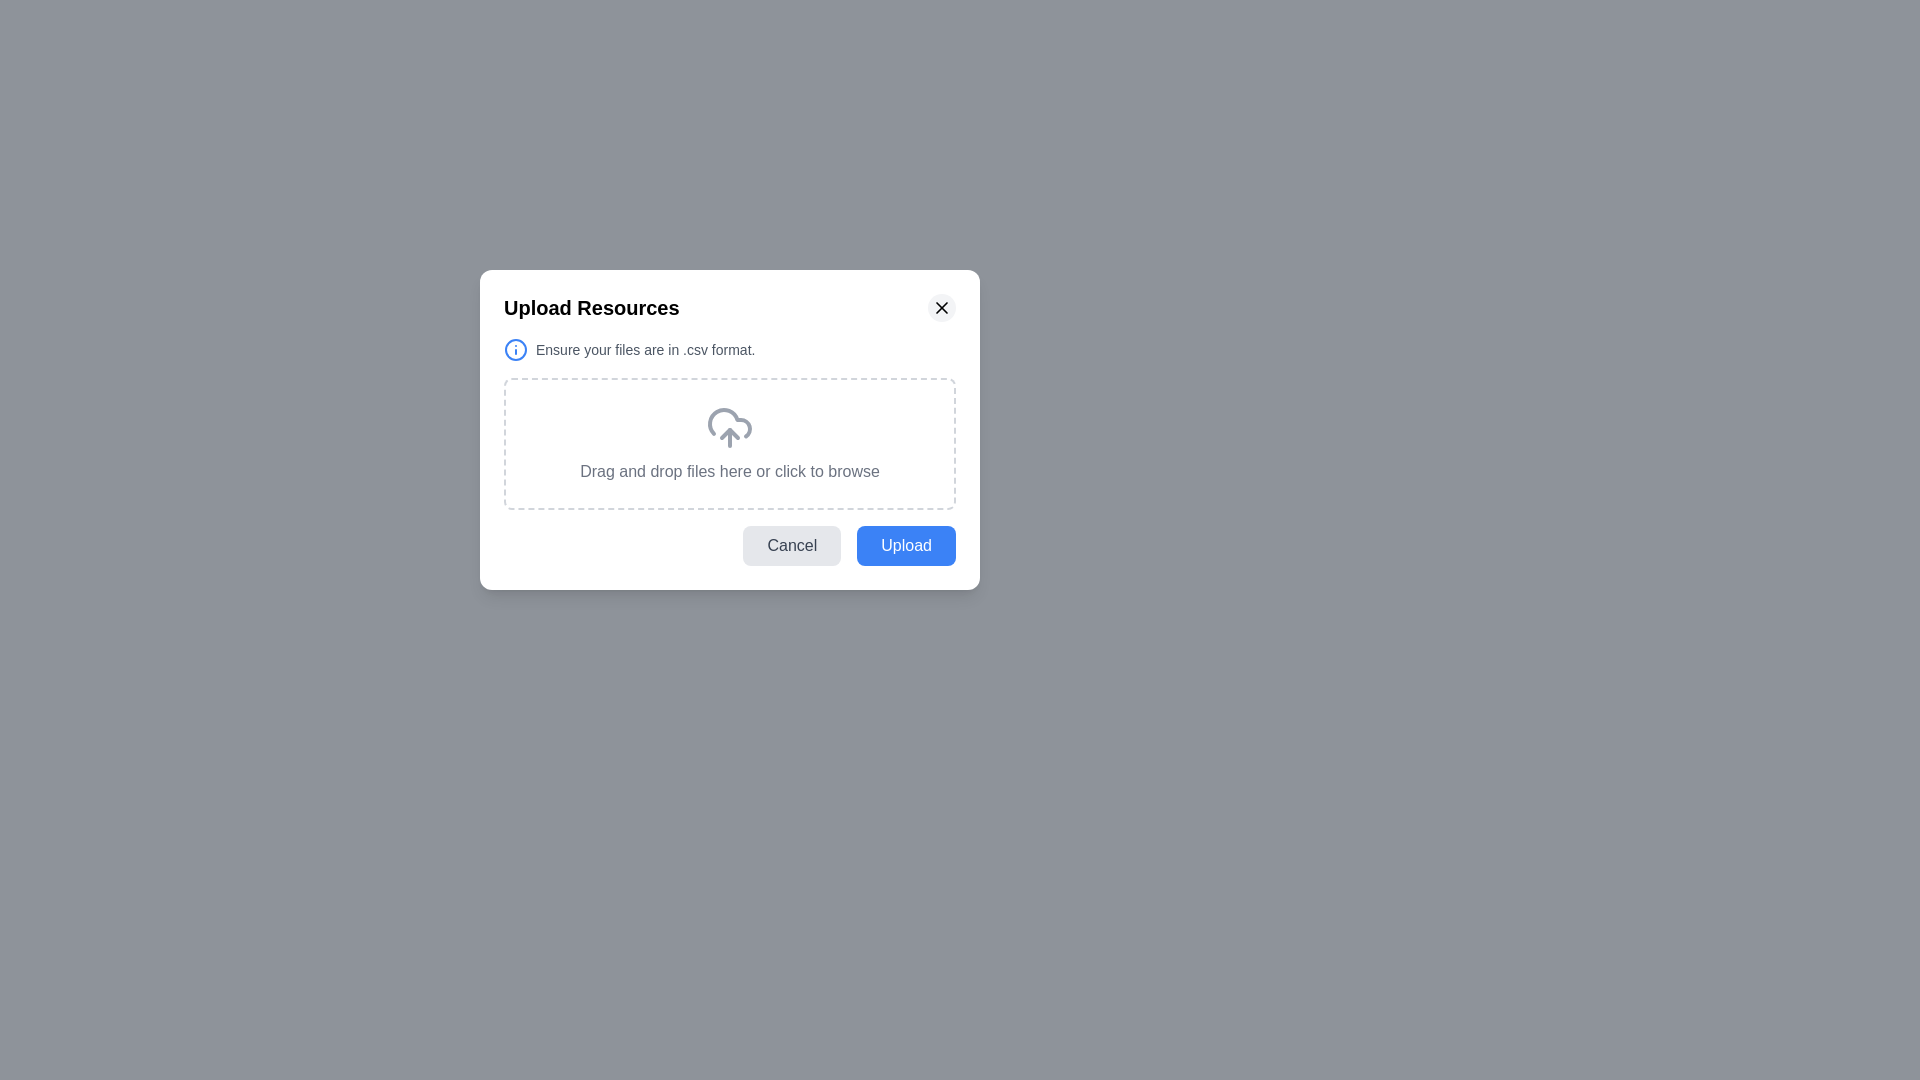 Image resolution: width=1920 pixels, height=1080 pixels. I want to click on the 'Upload Resources' text label, which is a prominent header in bold black font located at the top-left part of the dialog box, so click(590, 308).